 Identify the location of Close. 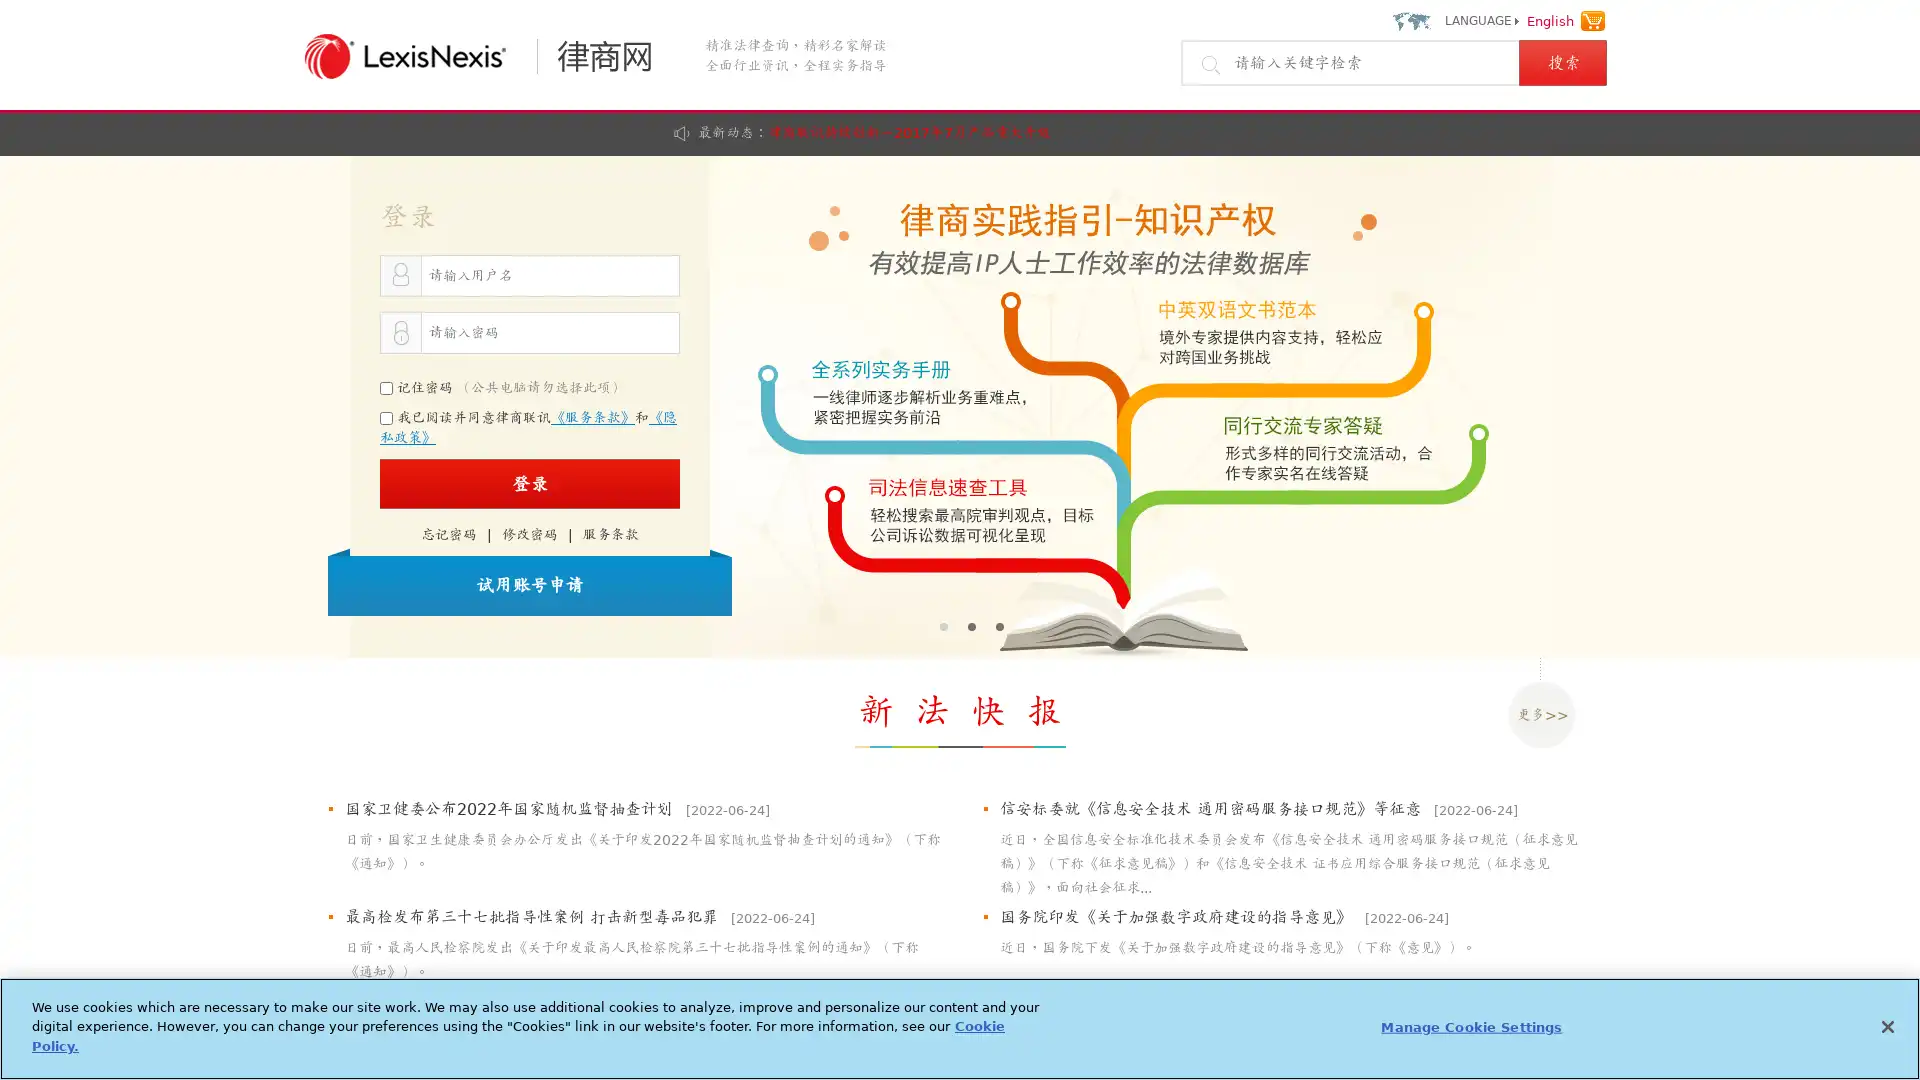
(1886, 1026).